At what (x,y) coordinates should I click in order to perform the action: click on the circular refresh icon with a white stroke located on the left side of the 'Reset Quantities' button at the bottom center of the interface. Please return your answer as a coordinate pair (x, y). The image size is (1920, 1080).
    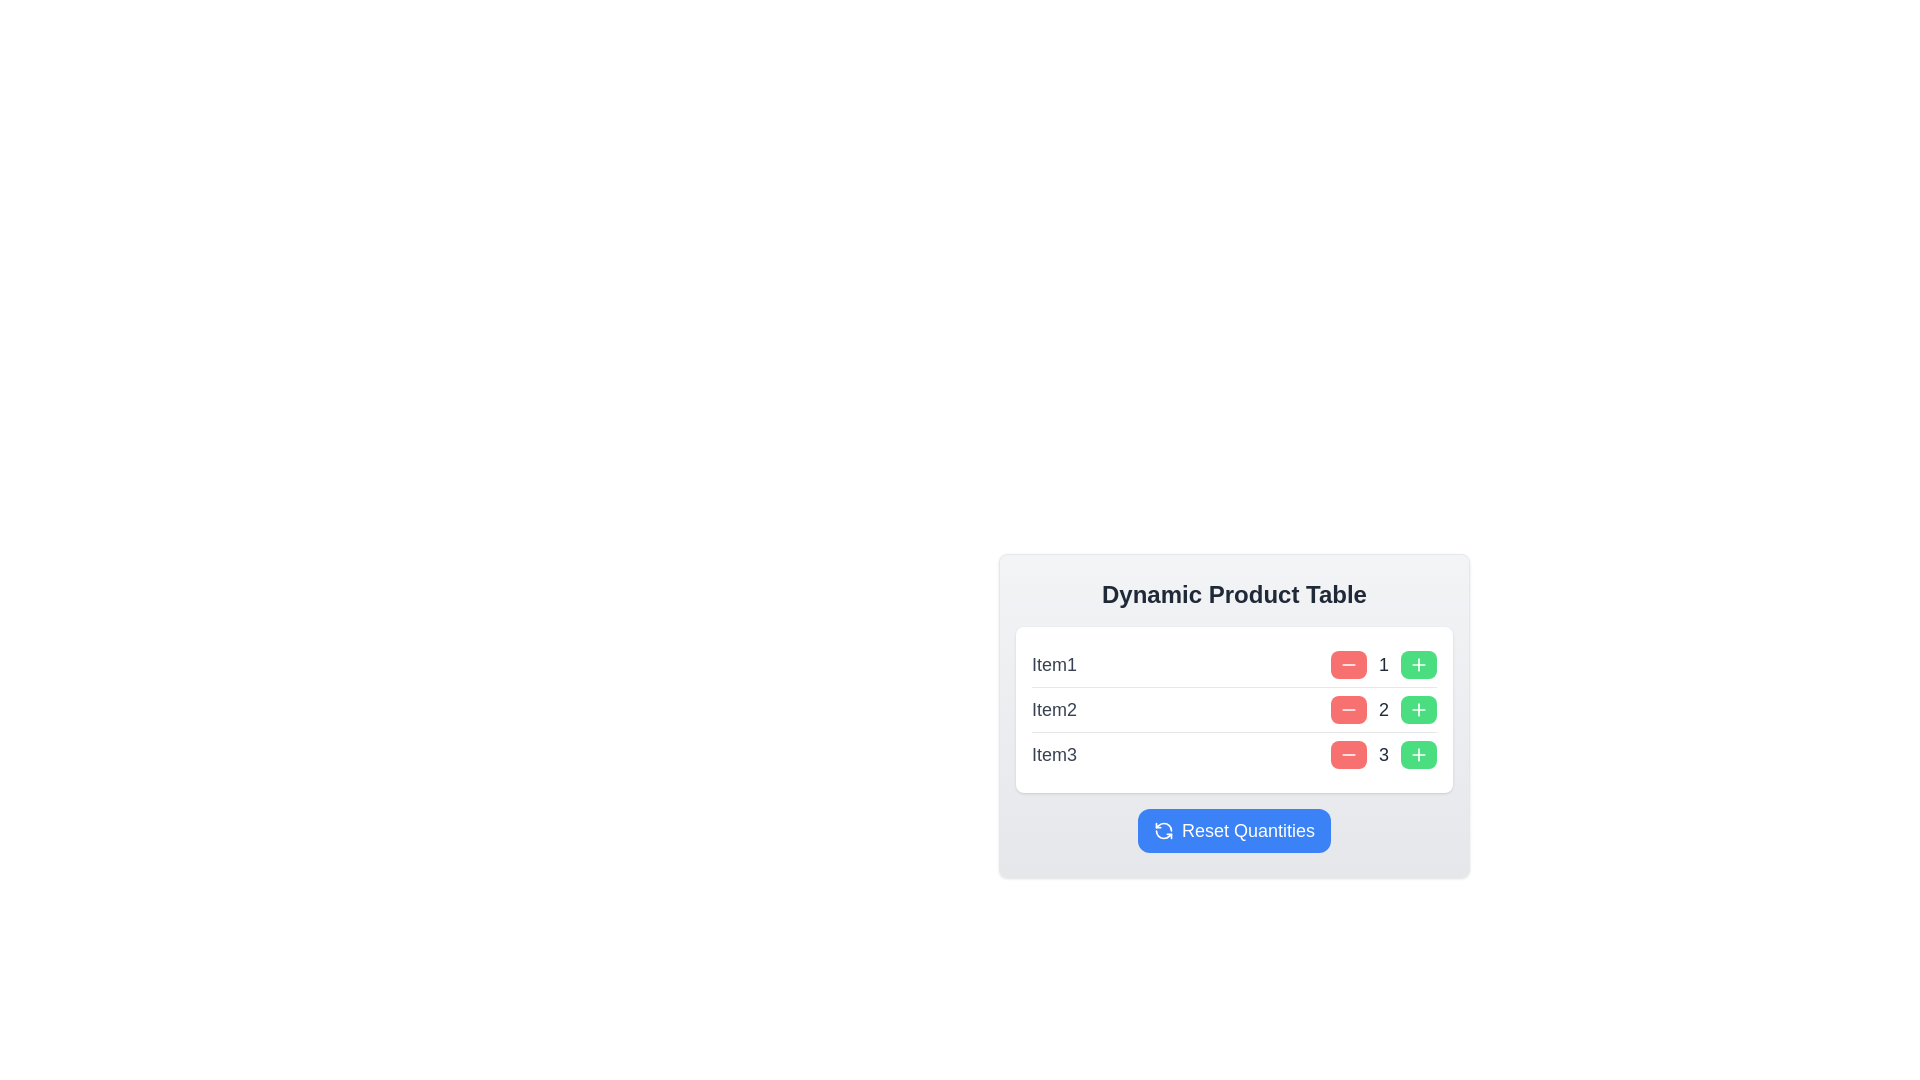
    Looking at the image, I should click on (1163, 830).